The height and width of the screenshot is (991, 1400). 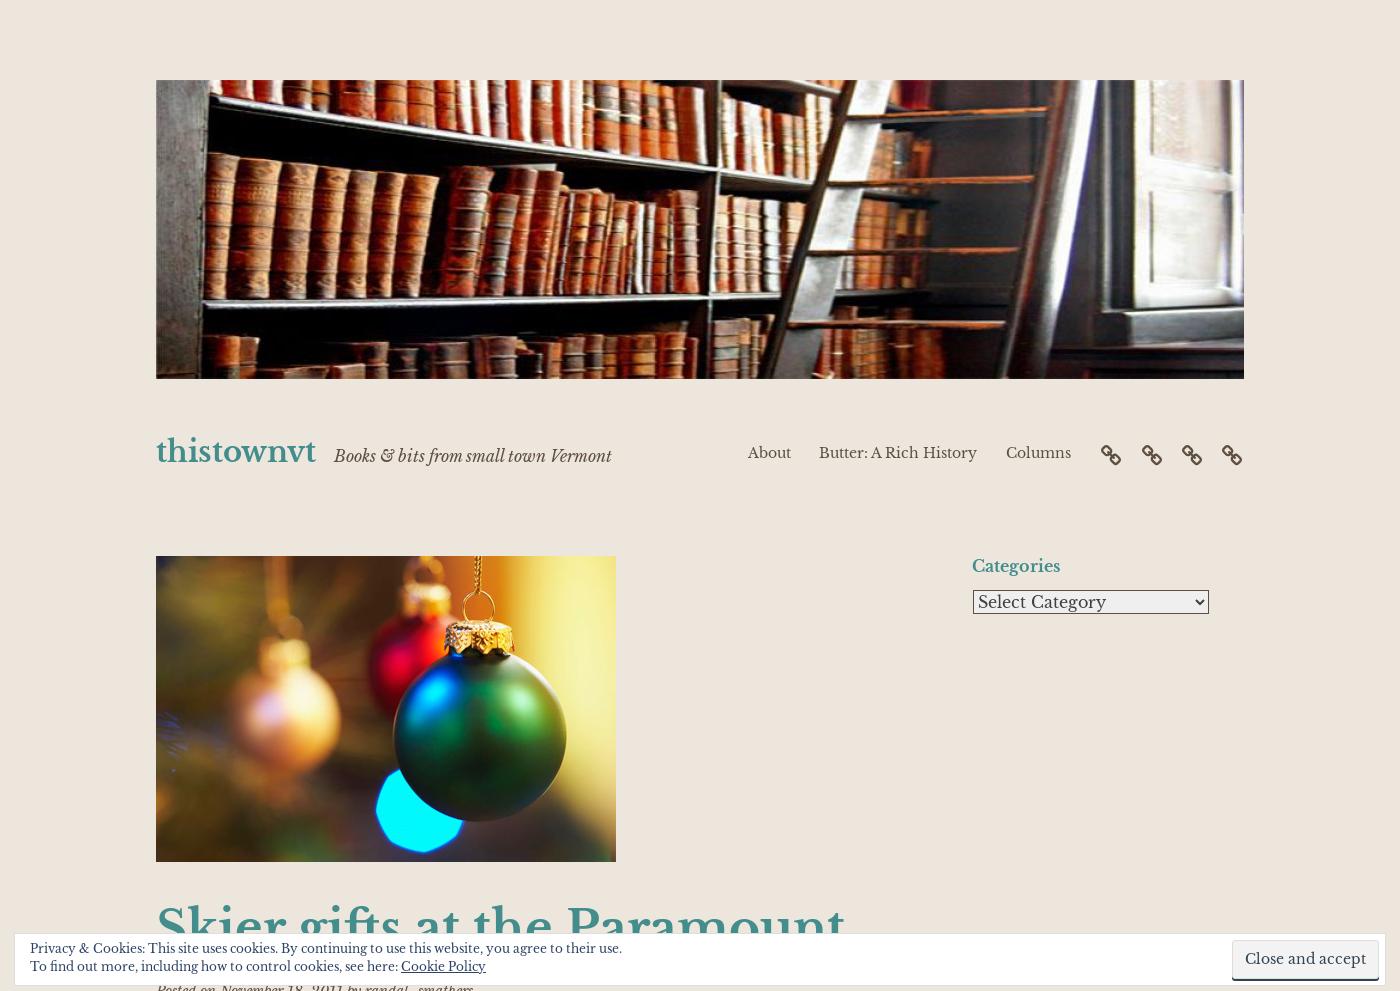 I want to click on 'thistownvt', so click(x=236, y=450).